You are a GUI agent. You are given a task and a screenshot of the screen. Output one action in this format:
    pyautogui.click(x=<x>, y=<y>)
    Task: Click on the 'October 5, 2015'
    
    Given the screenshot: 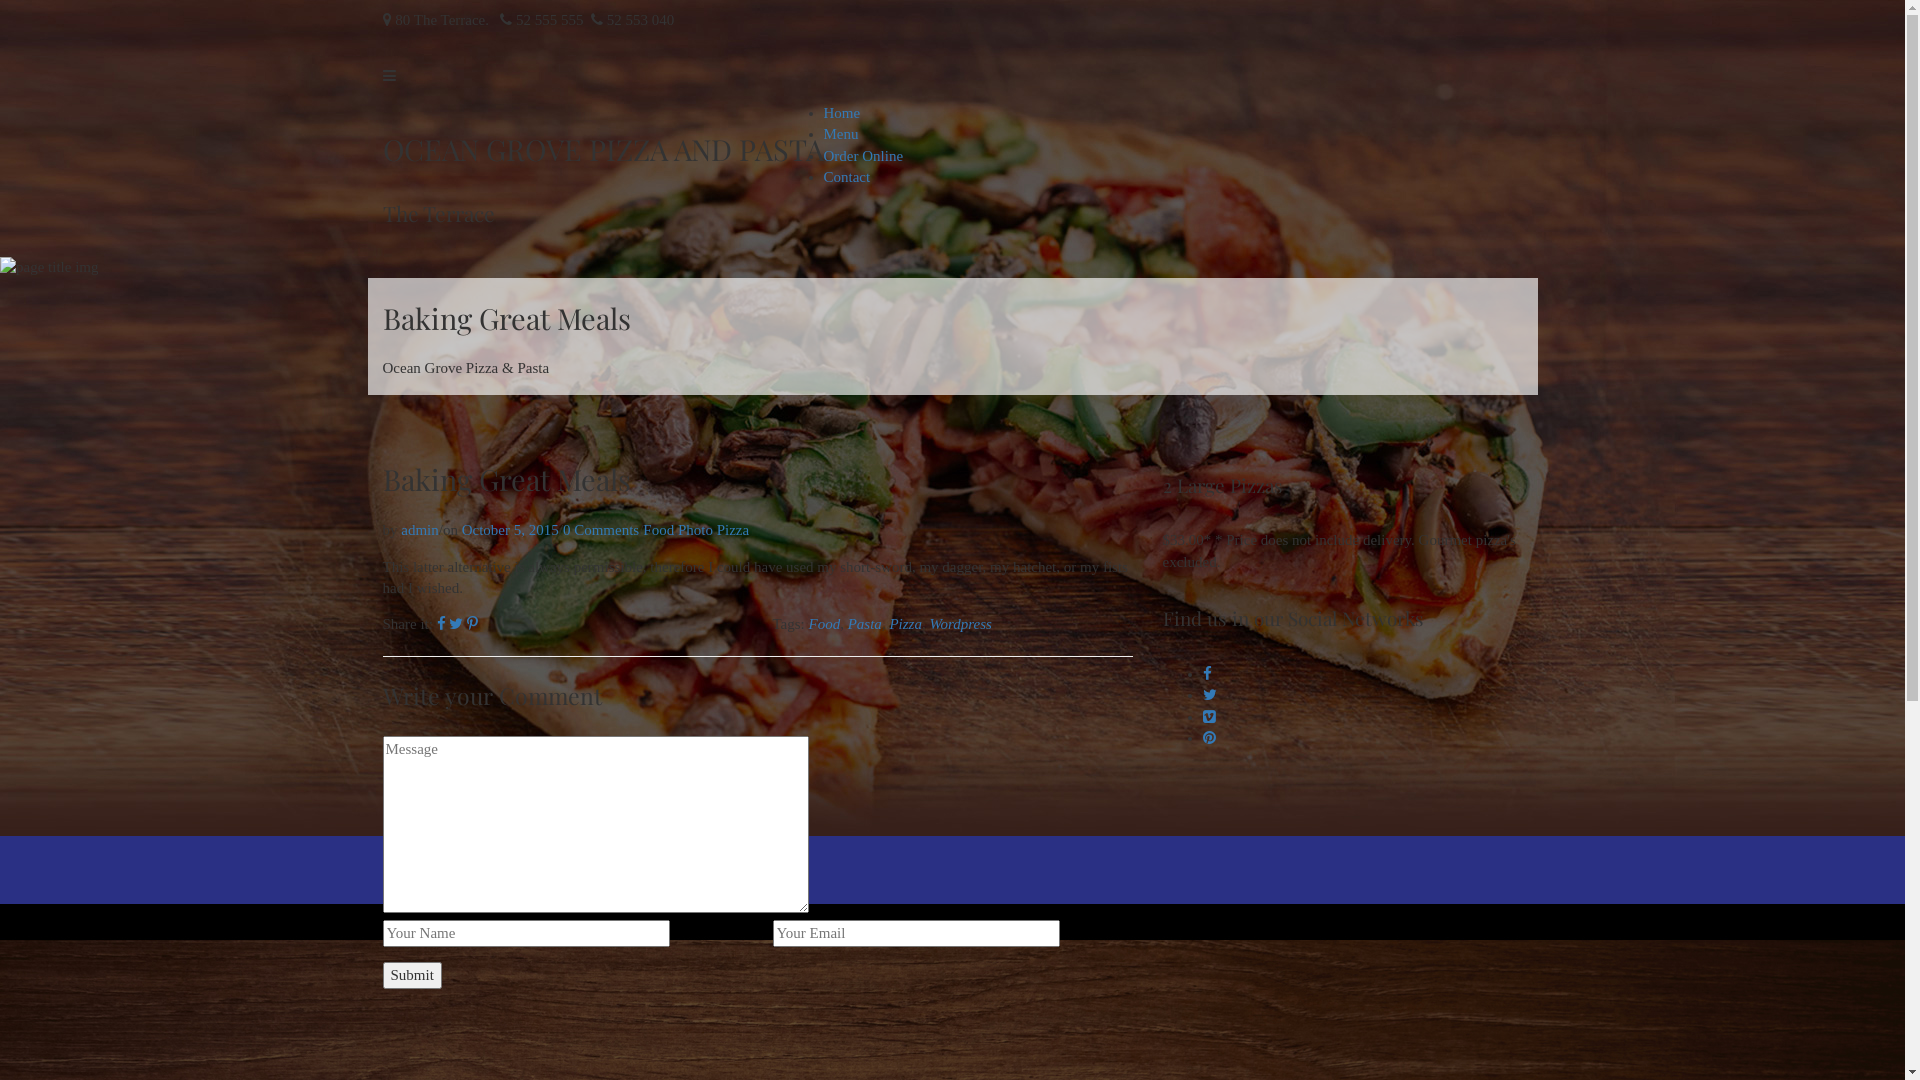 What is the action you would take?
    pyautogui.click(x=510, y=528)
    